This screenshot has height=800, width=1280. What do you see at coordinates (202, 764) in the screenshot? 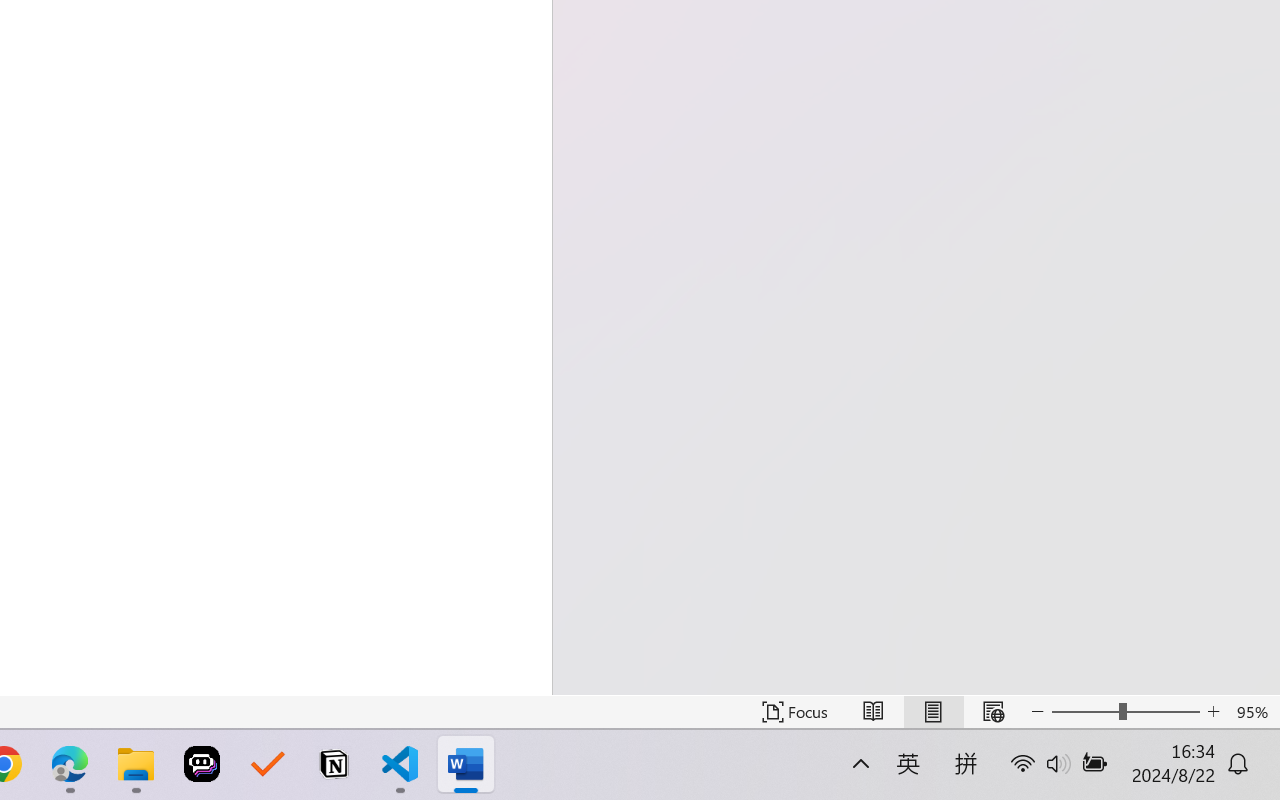
I see `'Poe'` at bounding box center [202, 764].